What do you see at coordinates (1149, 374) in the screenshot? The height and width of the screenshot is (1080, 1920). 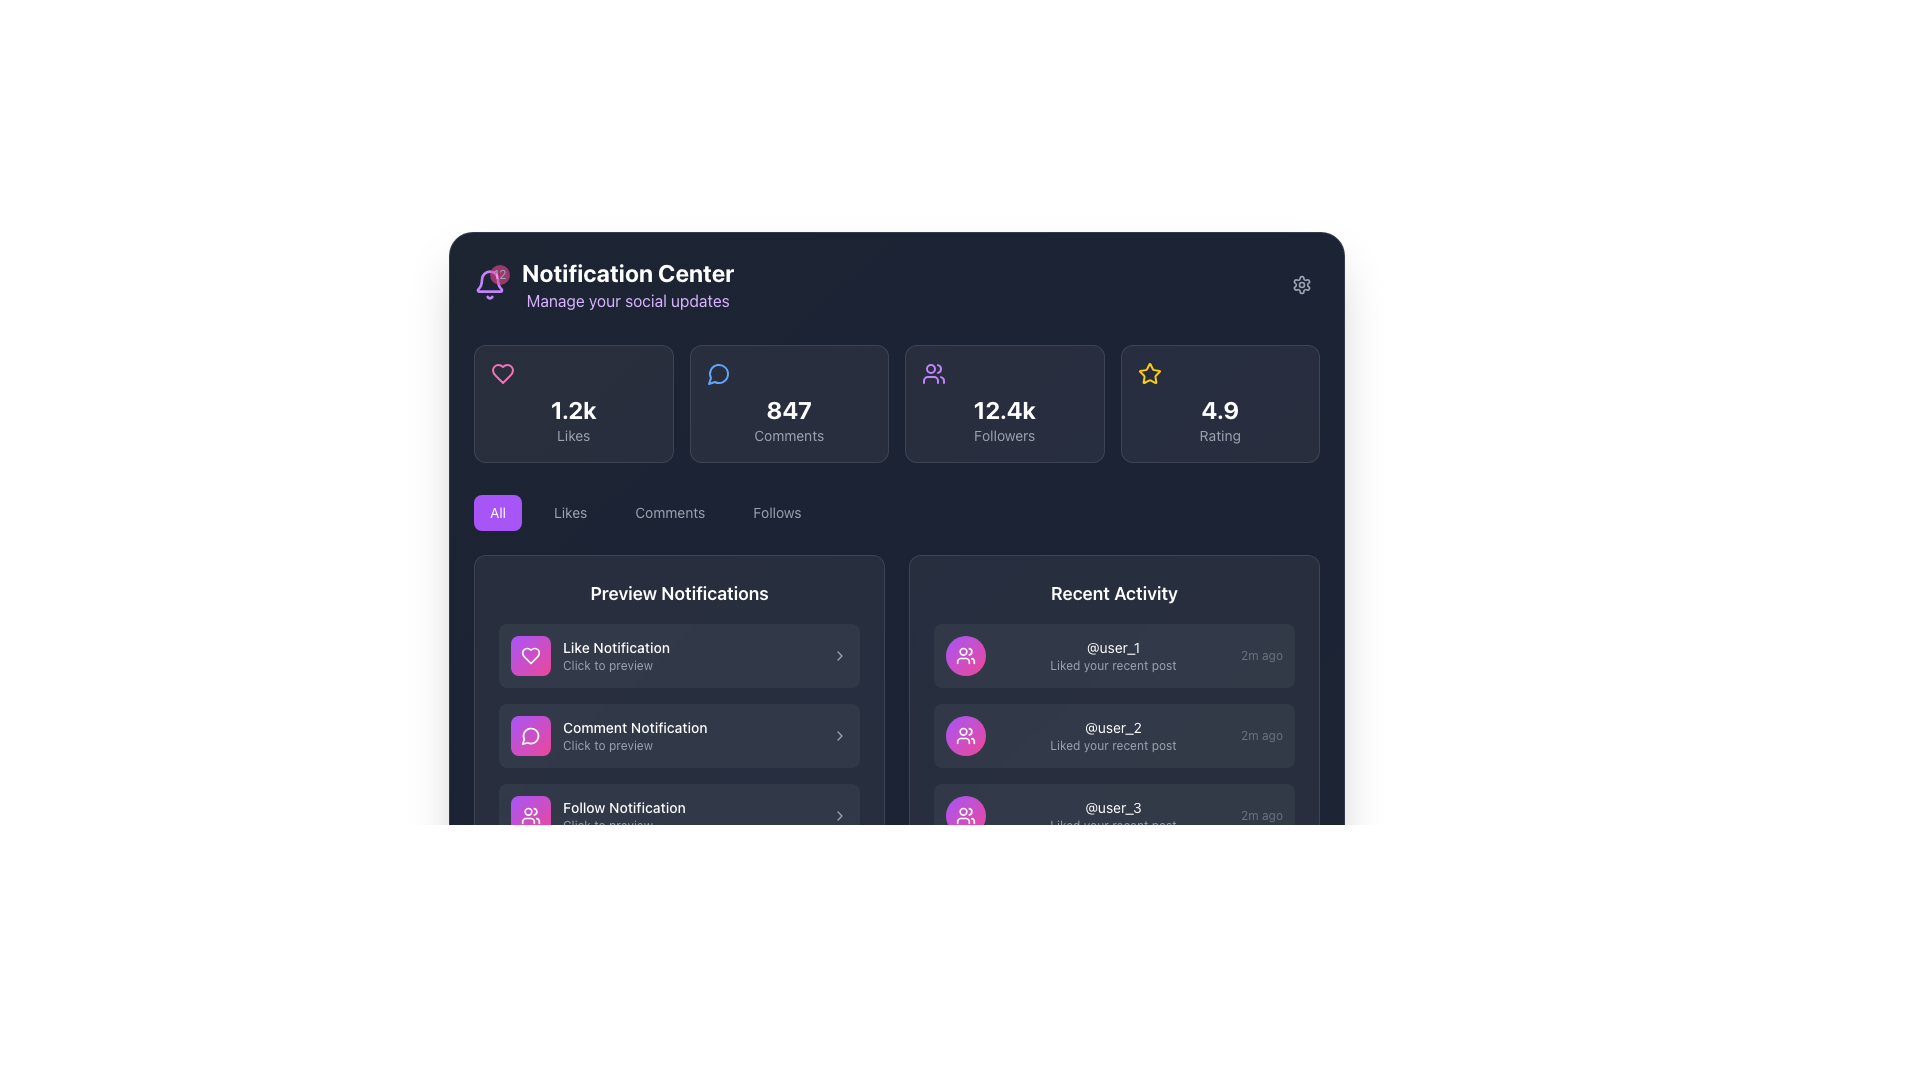 I see `the star icon, which visually represents a rating in the rating widget located in the top-right portion of the interface` at bounding box center [1149, 374].